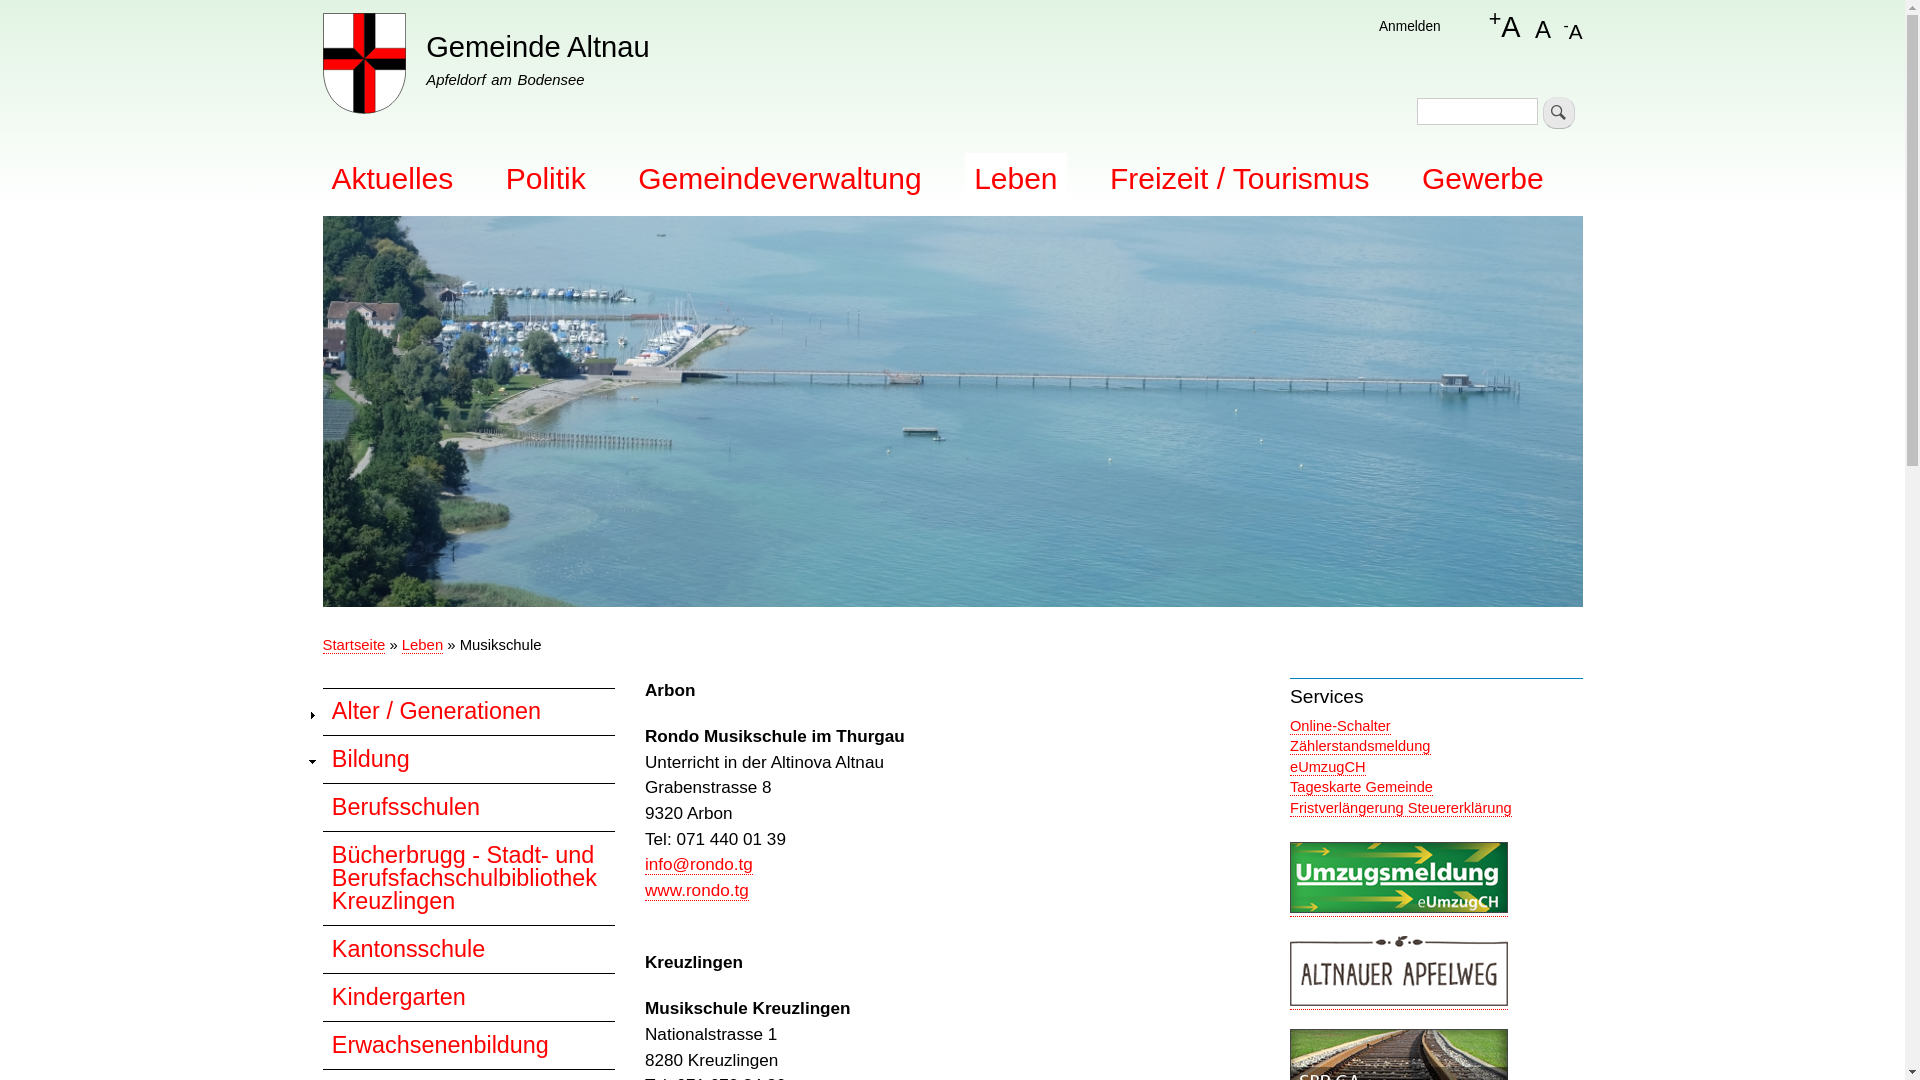 The height and width of the screenshot is (1080, 1920). What do you see at coordinates (1238, 177) in the screenshot?
I see `'Freizeit / Tourismus'` at bounding box center [1238, 177].